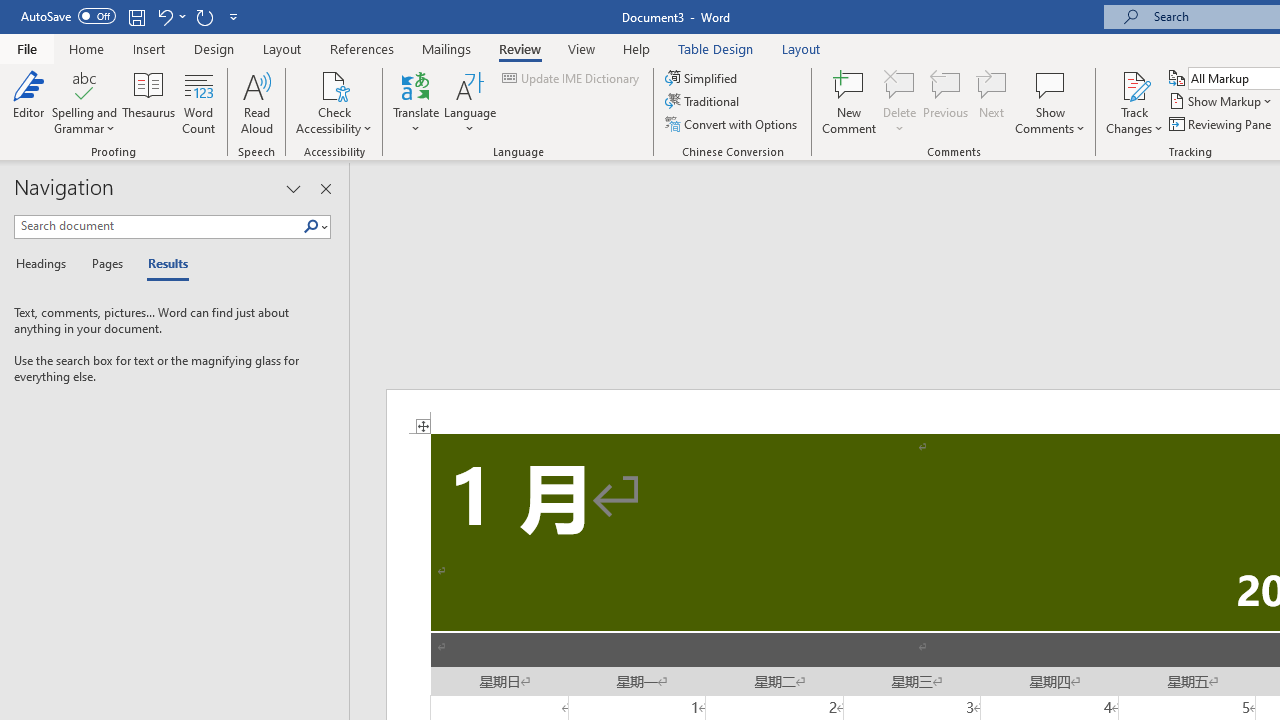 The image size is (1280, 720). What do you see at coordinates (1049, 84) in the screenshot?
I see `'Show Comments'` at bounding box center [1049, 84].